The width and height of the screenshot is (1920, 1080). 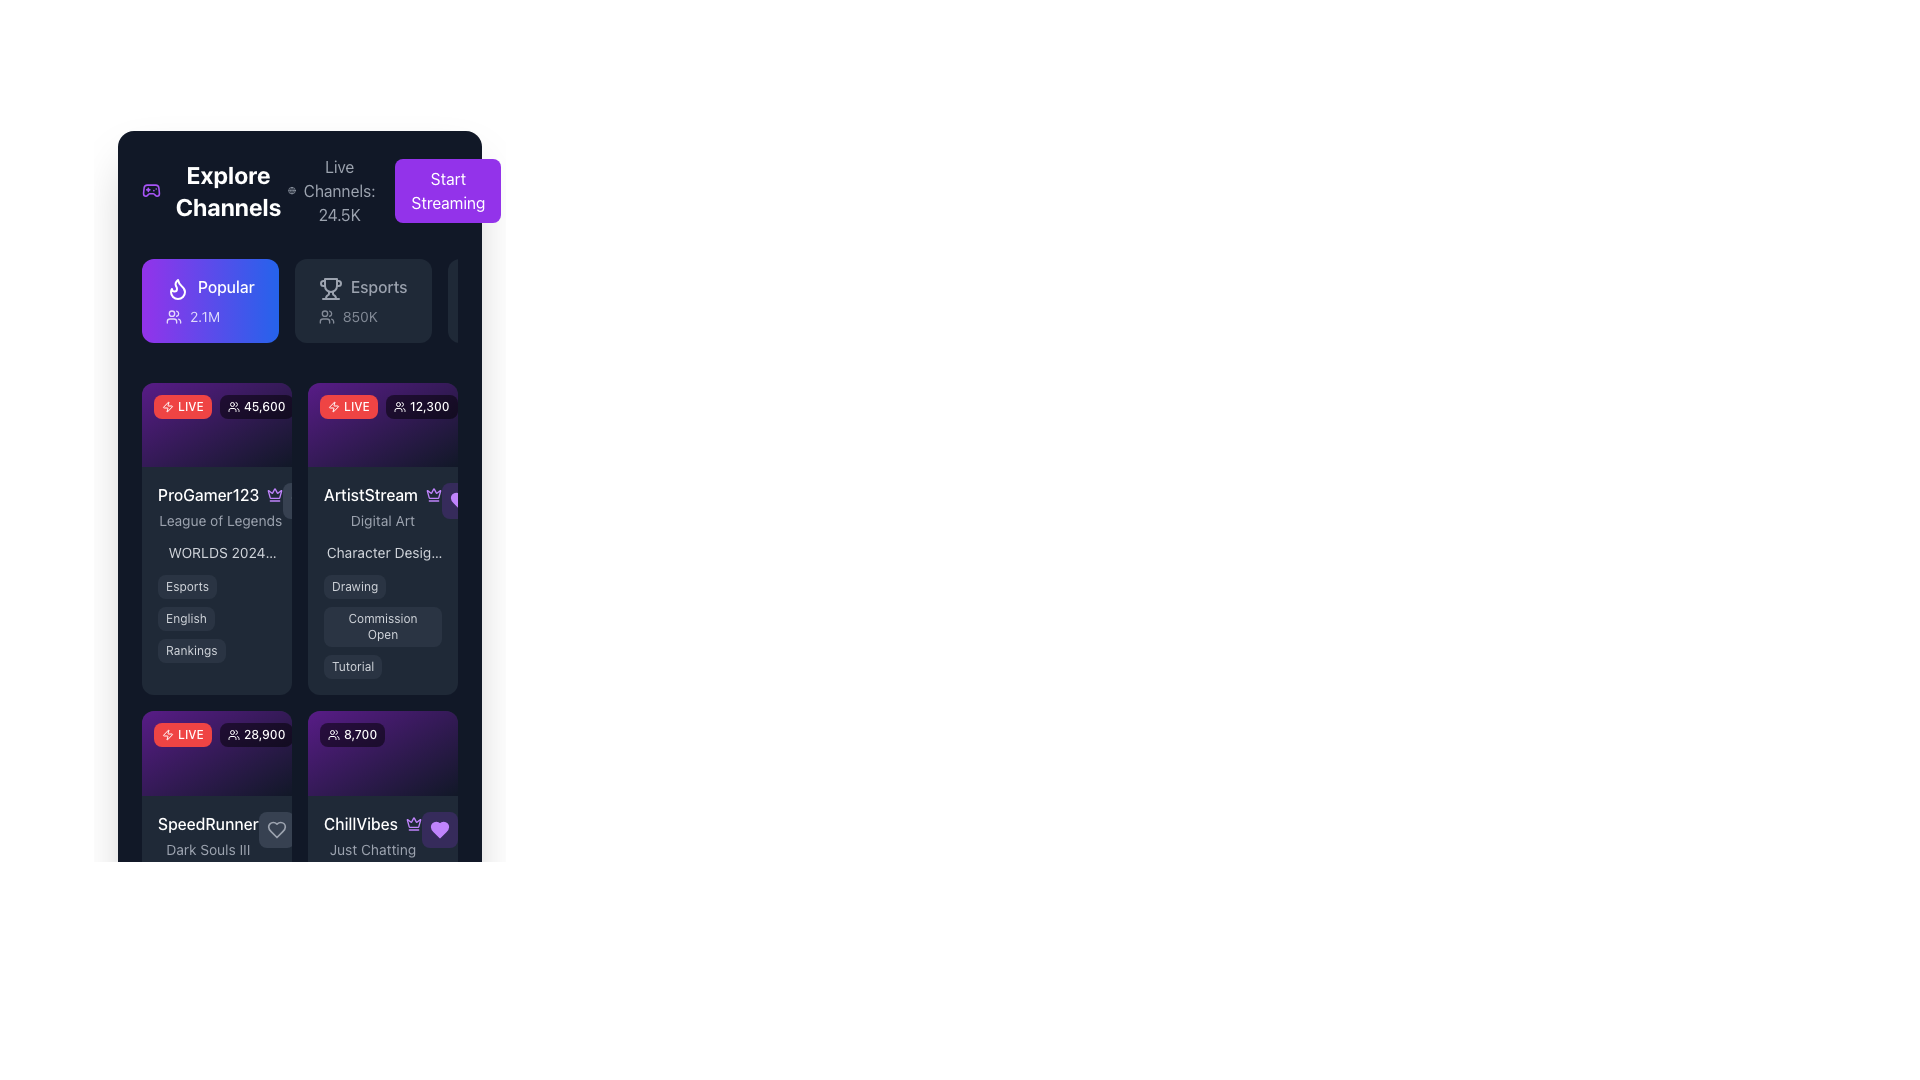 I want to click on the static text label displaying the total number of users or viewers related to the 'Popular' category, which is located at the bottom of the 'Popular' button, aligned to the left side below the flame icon, so click(x=210, y=315).